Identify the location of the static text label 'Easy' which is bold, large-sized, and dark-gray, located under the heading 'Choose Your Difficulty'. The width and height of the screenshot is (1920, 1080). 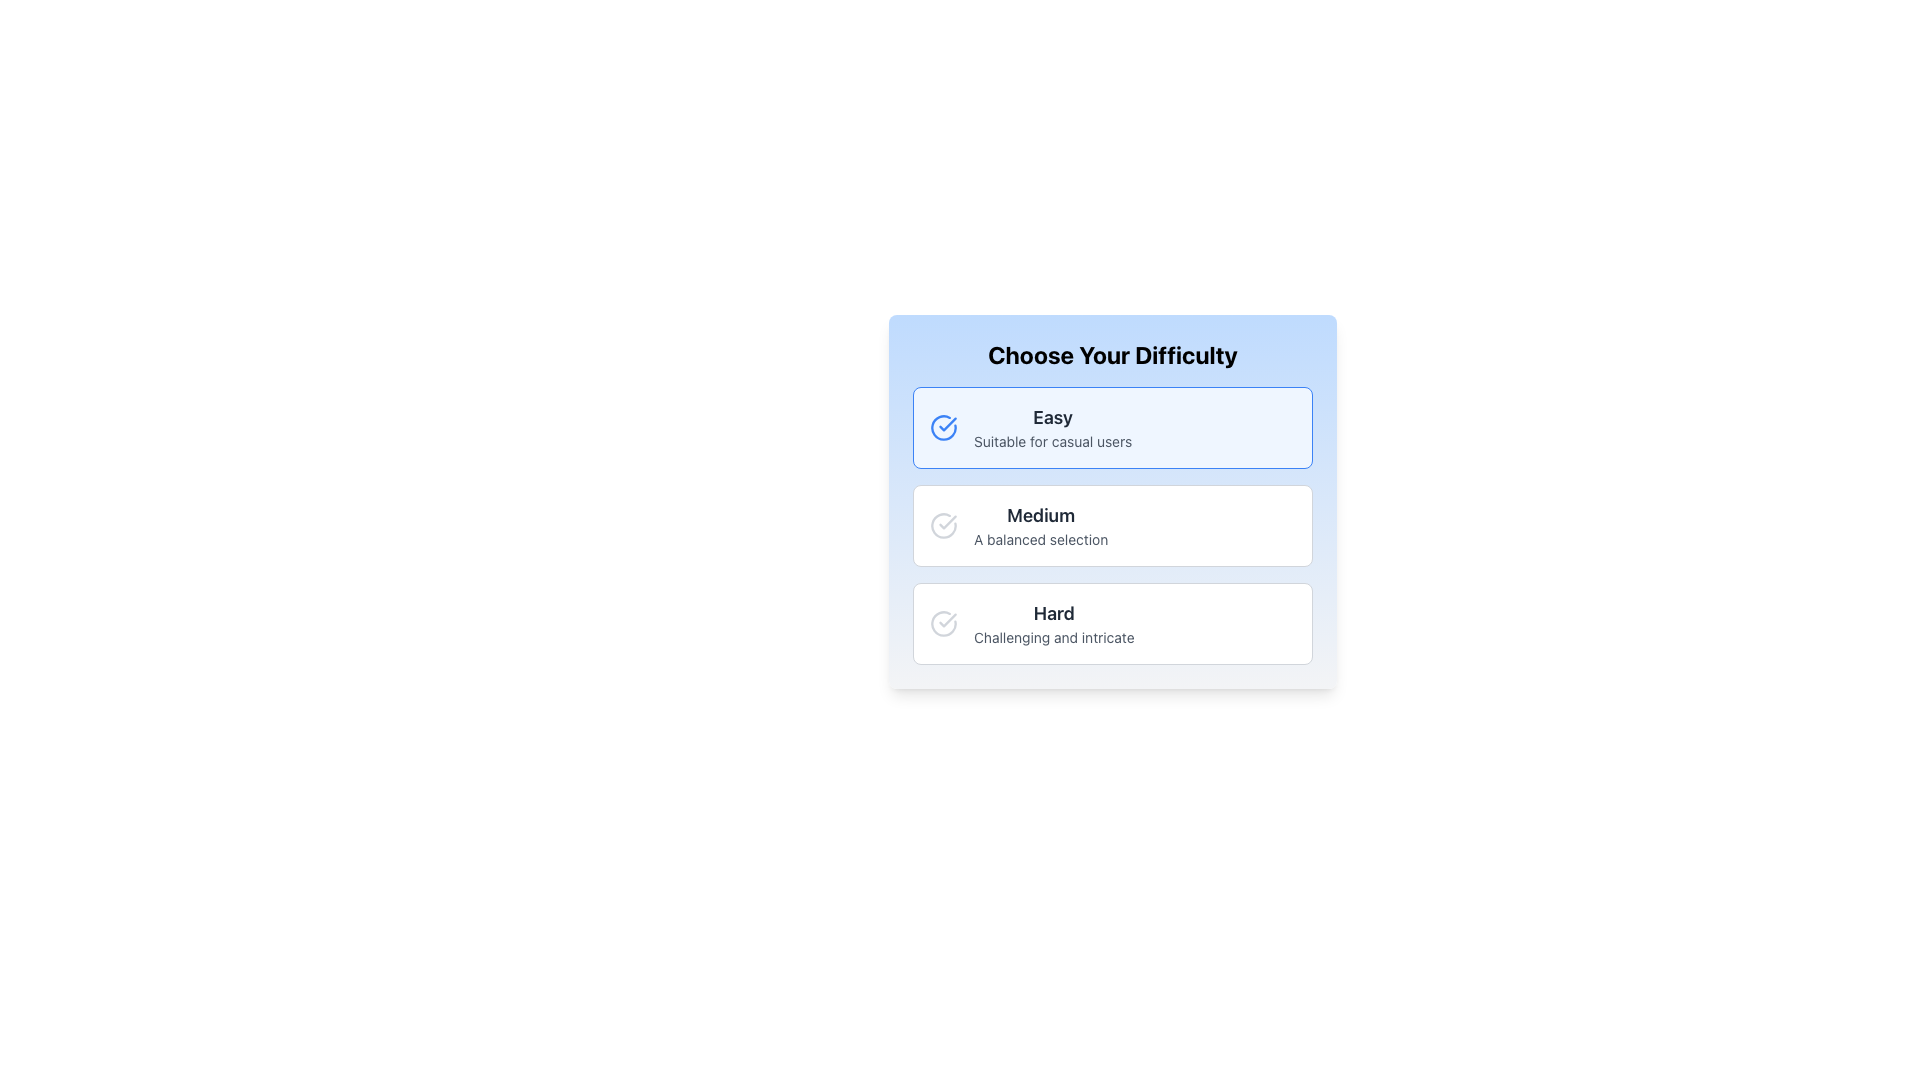
(1052, 416).